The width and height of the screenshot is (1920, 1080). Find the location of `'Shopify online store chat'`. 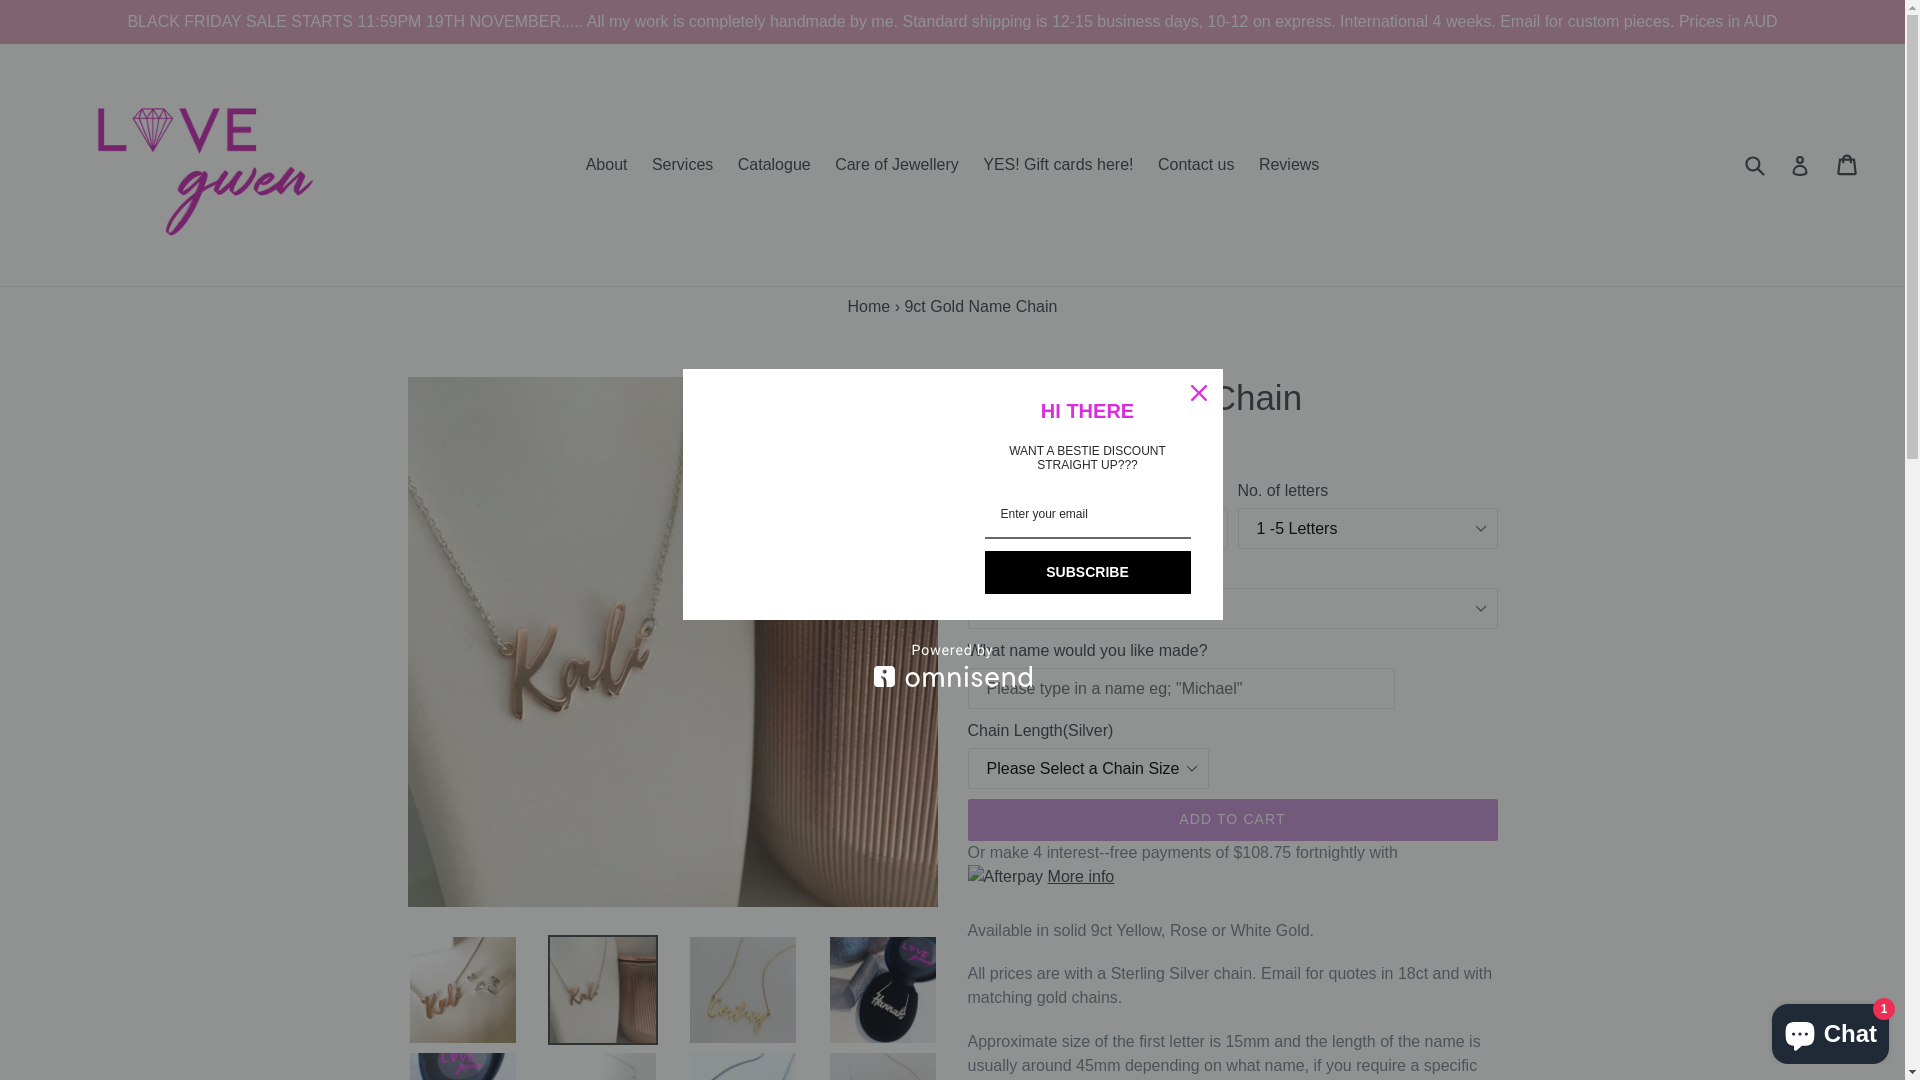

'Shopify online store chat' is located at coordinates (1830, 1029).